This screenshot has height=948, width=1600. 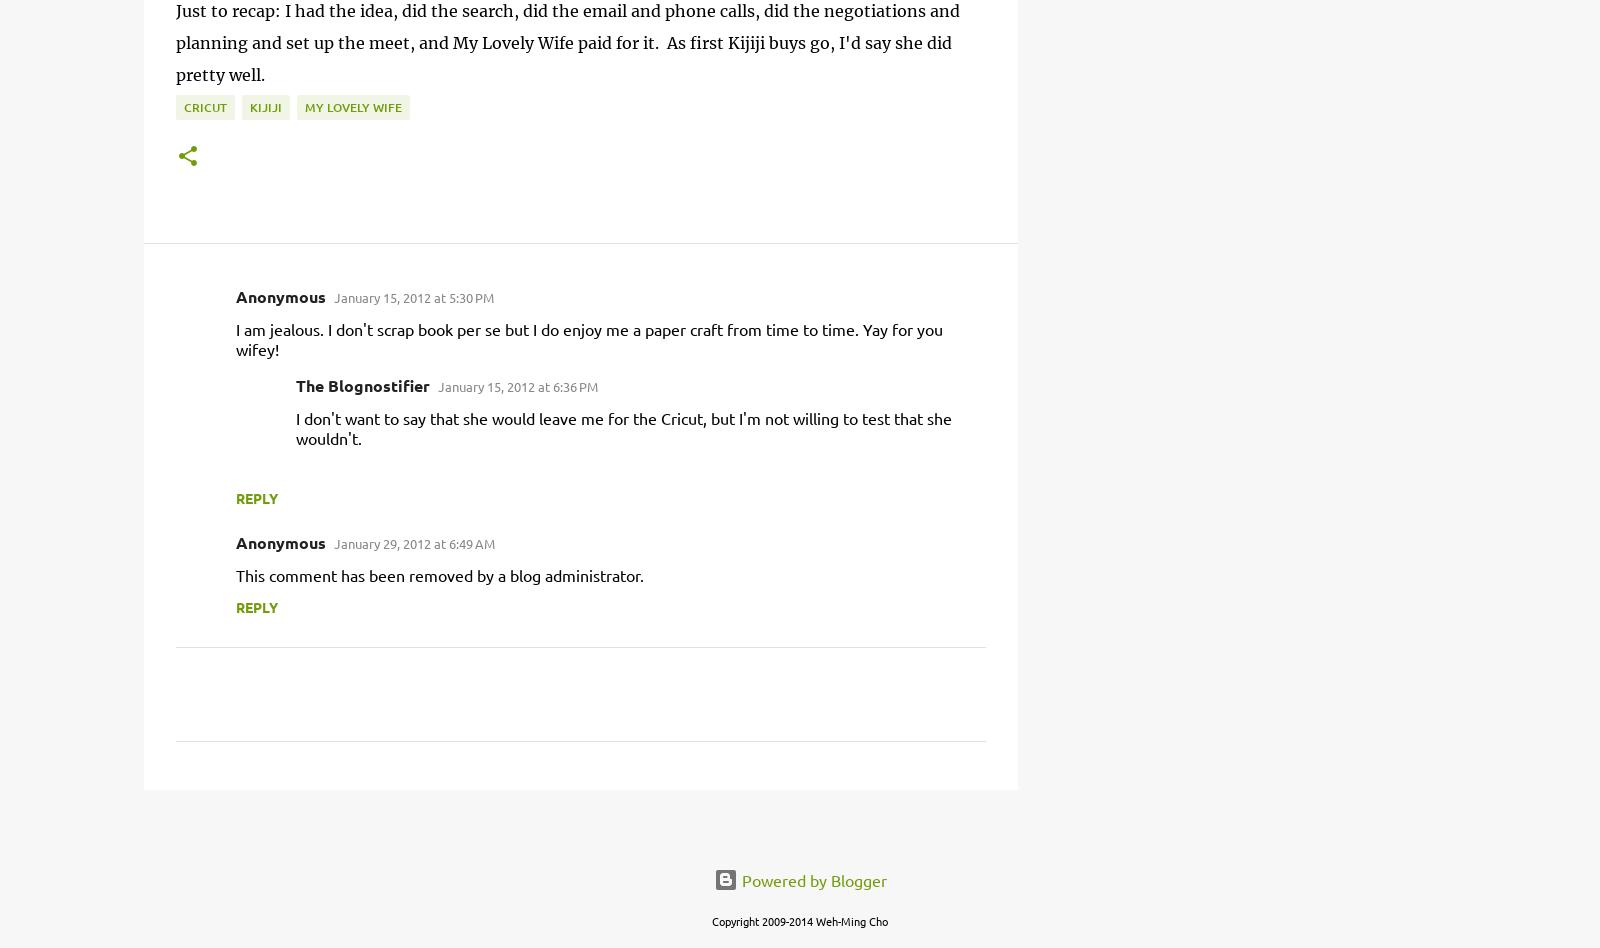 I want to click on 'The Blognostifier', so click(x=363, y=384).